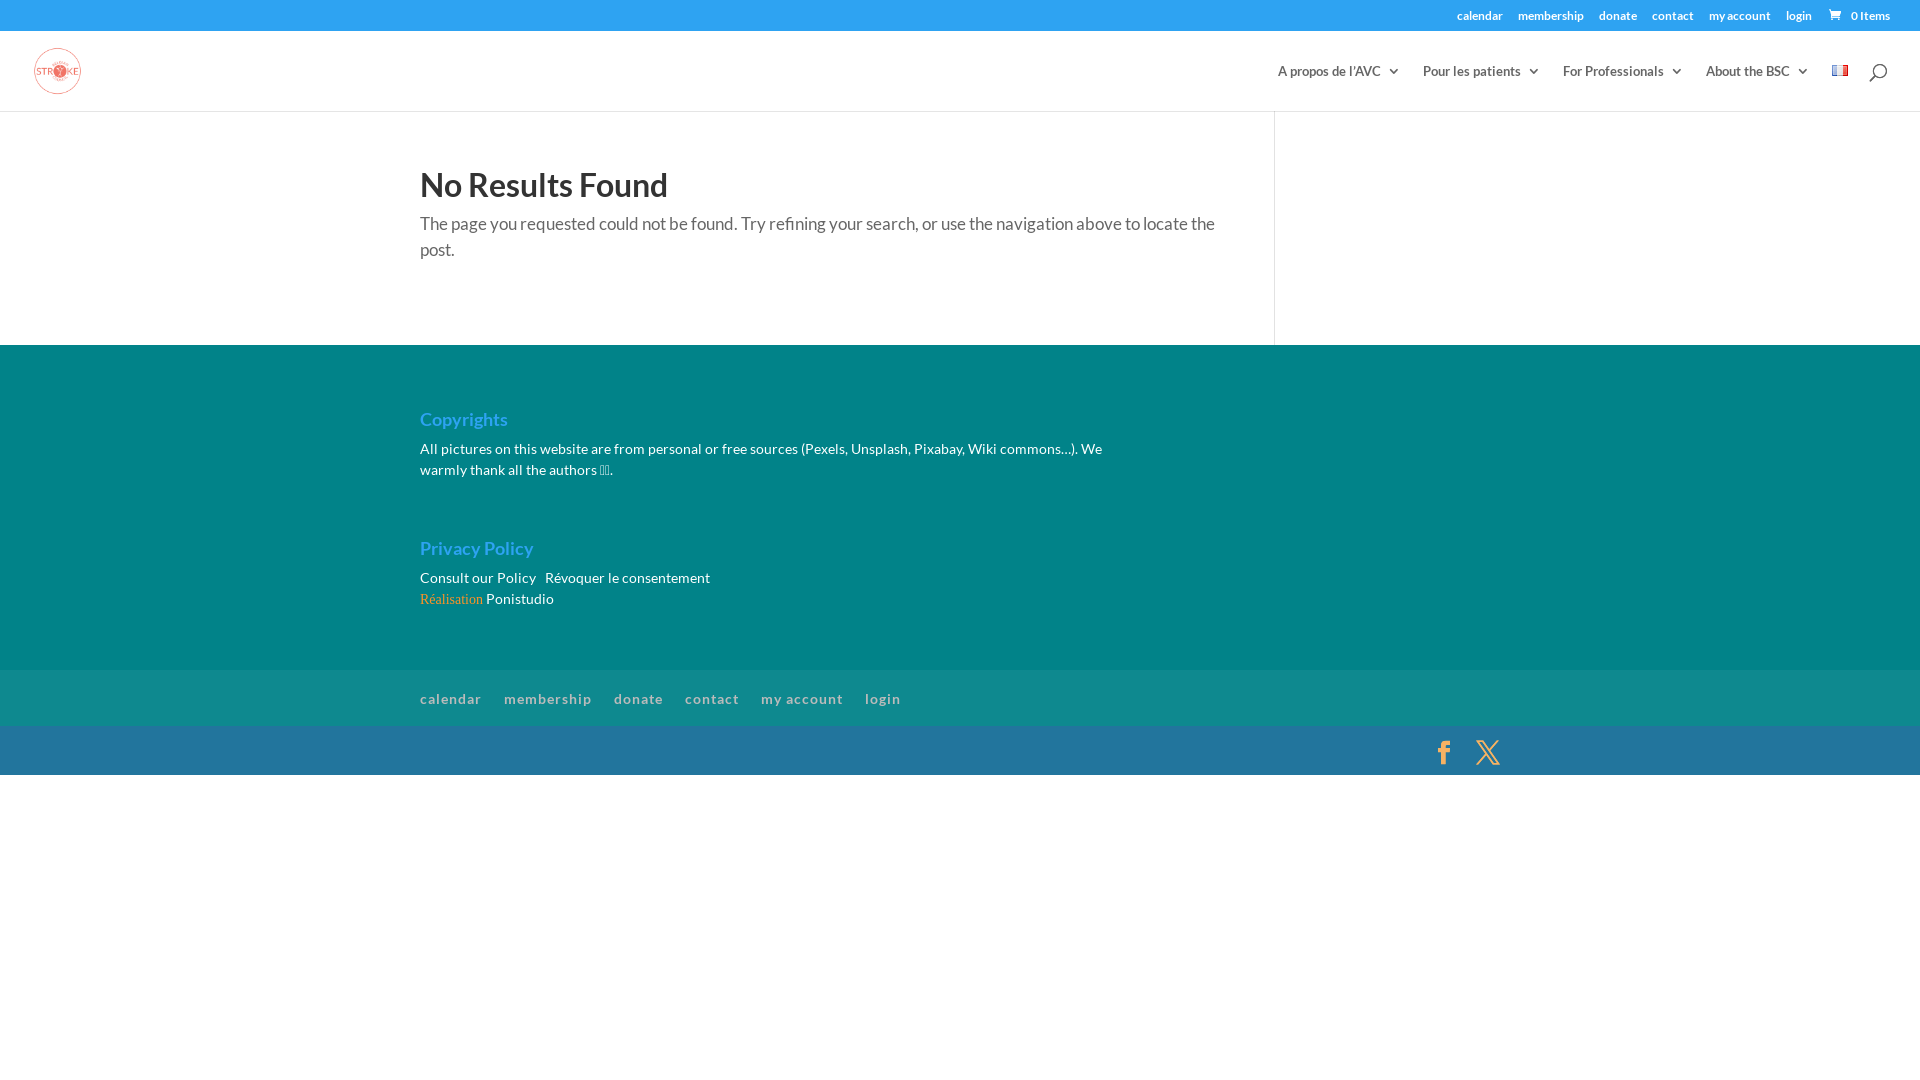 The width and height of the screenshot is (1920, 1080). What do you see at coordinates (711, 697) in the screenshot?
I see `'contact'` at bounding box center [711, 697].